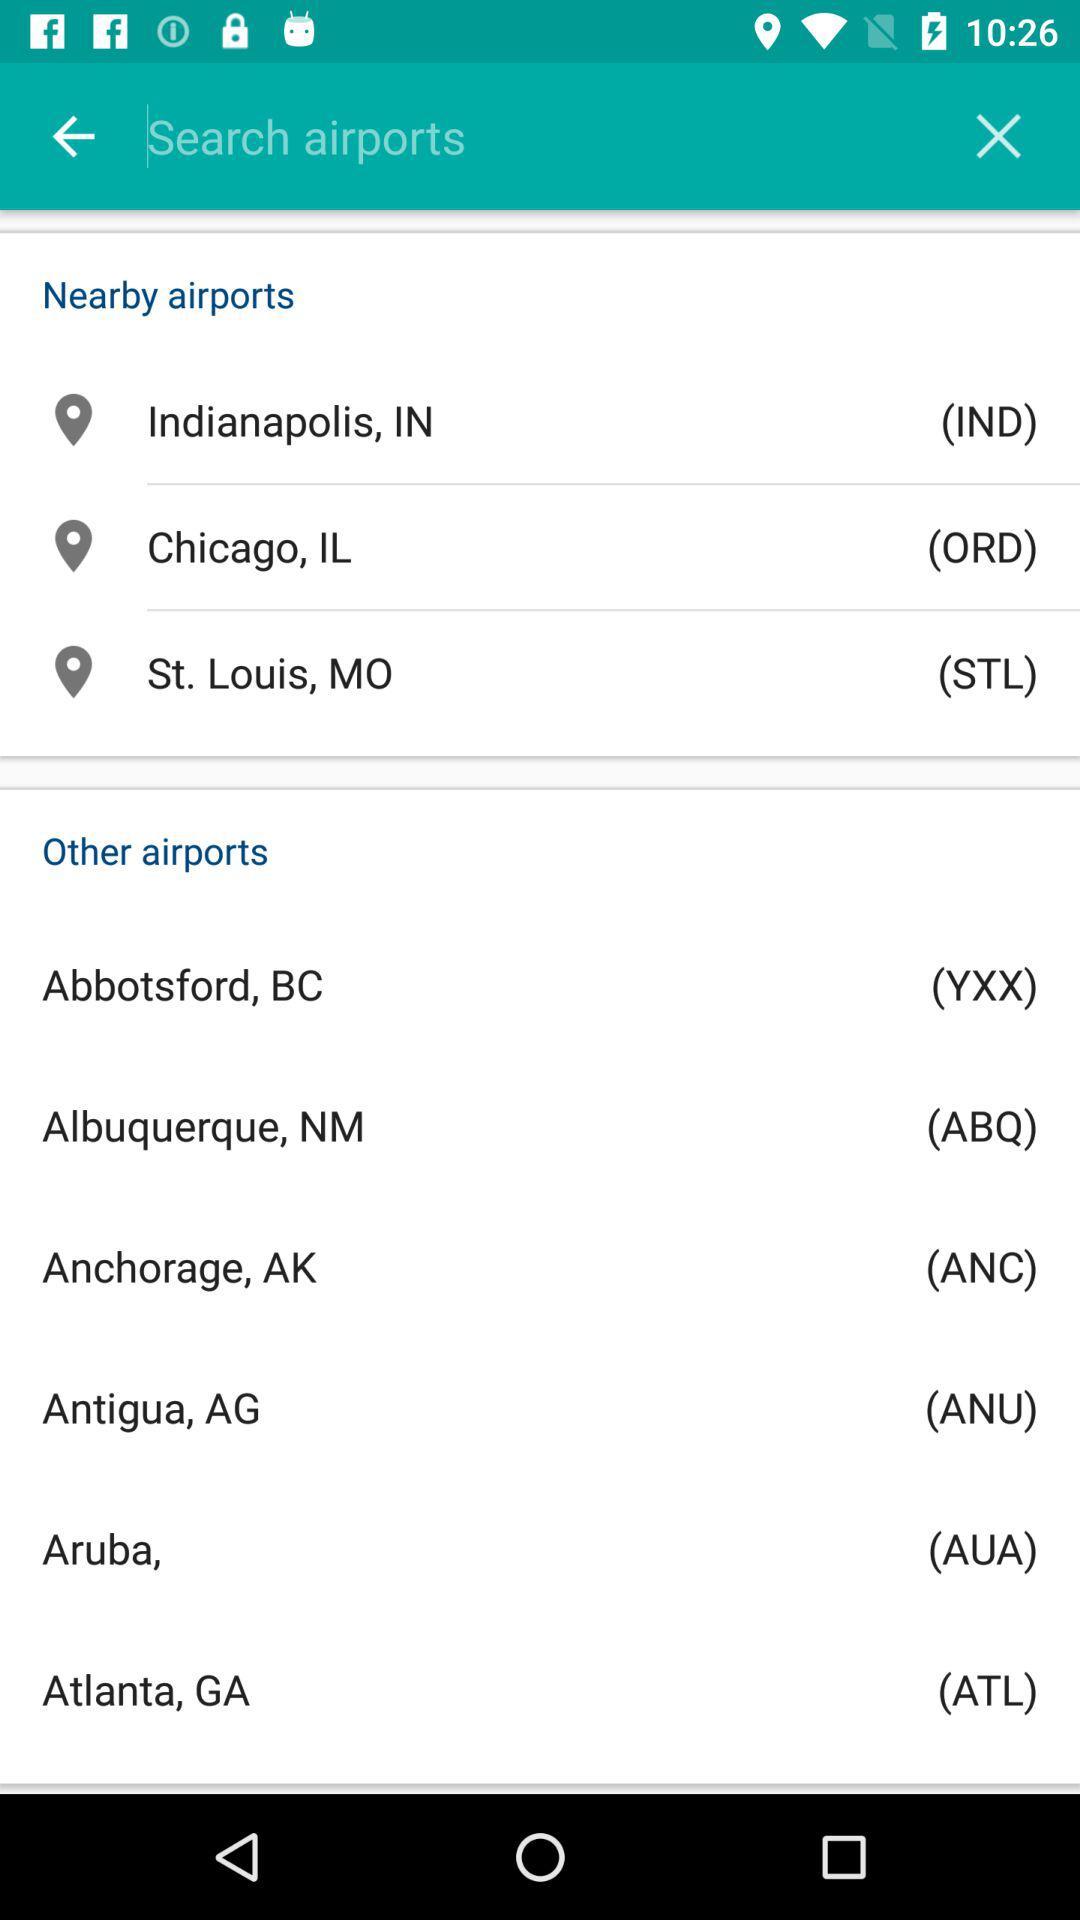 Image resolution: width=1080 pixels, height=1920 pixels. Describe the element at coordinates (566, 135) in the screenshot. I see `search airports` at that location.